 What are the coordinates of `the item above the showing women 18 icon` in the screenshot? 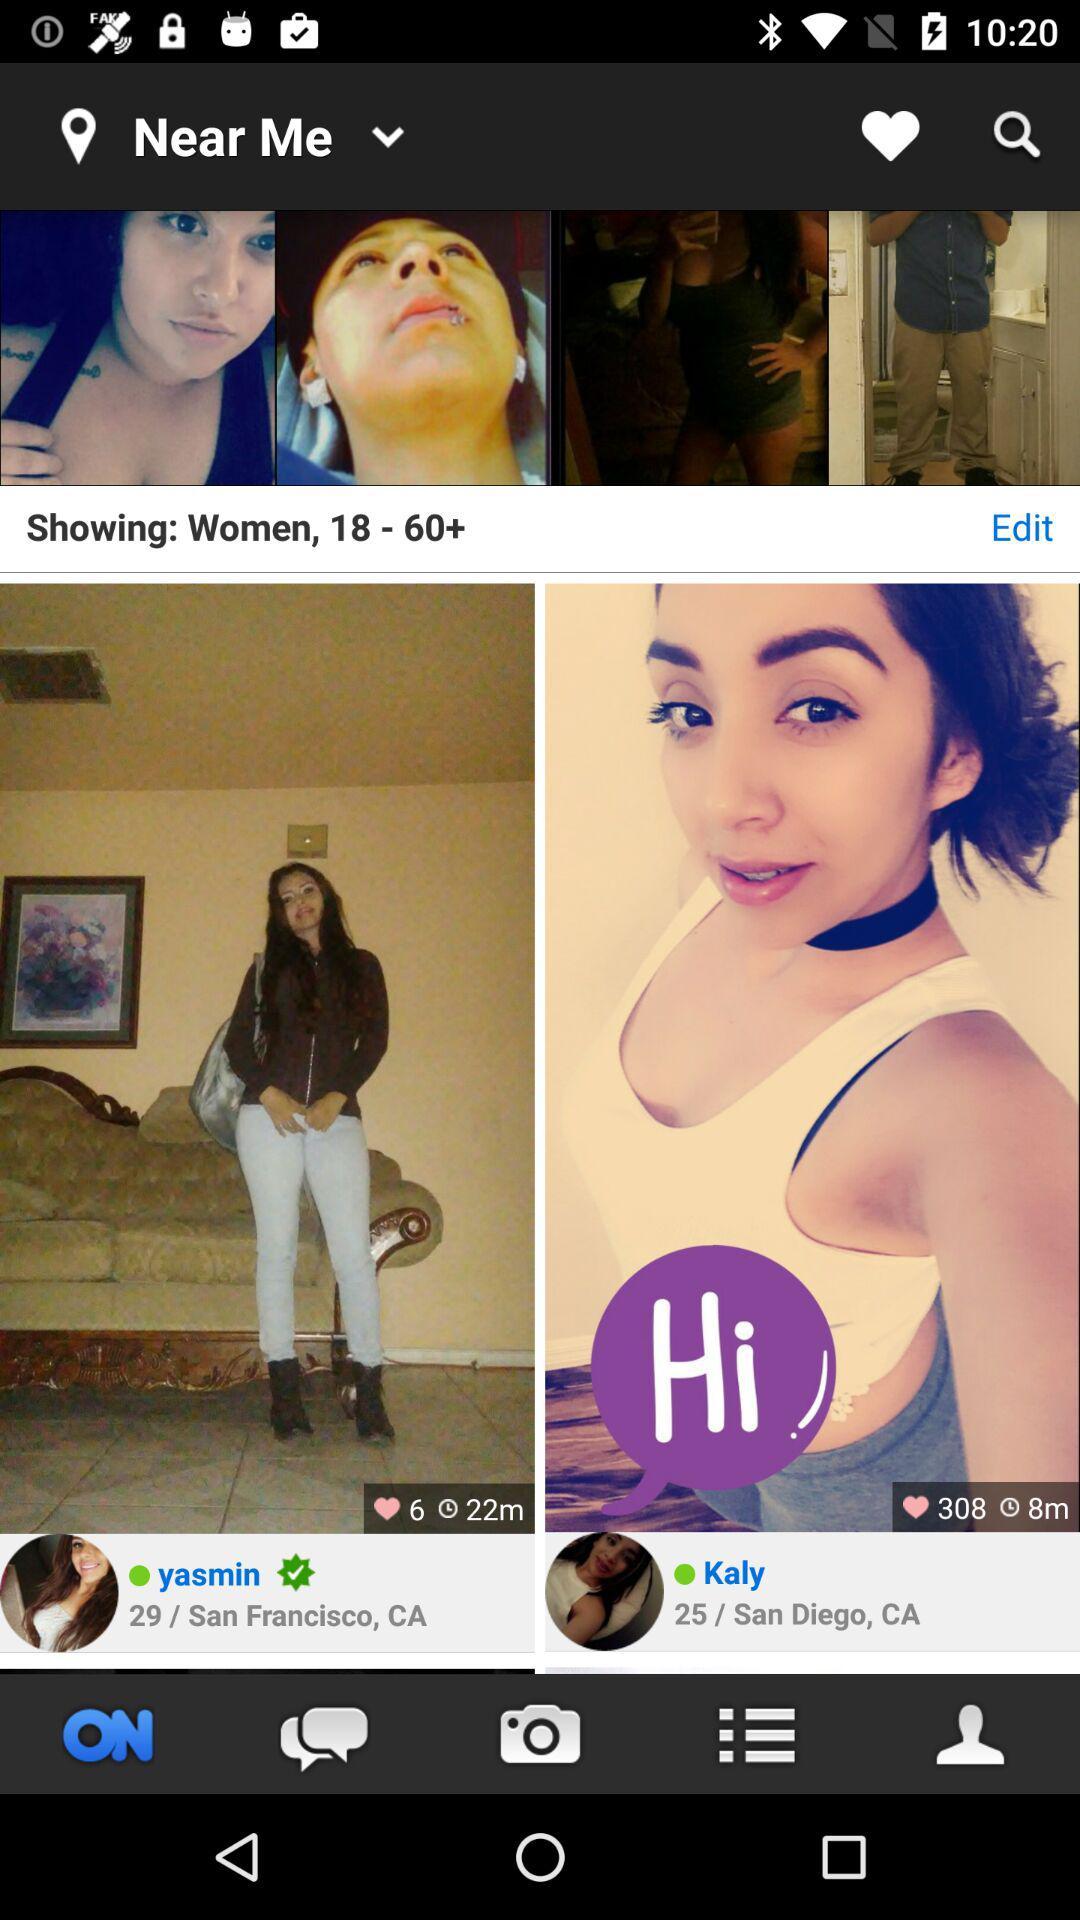 It's located at (689, 348).